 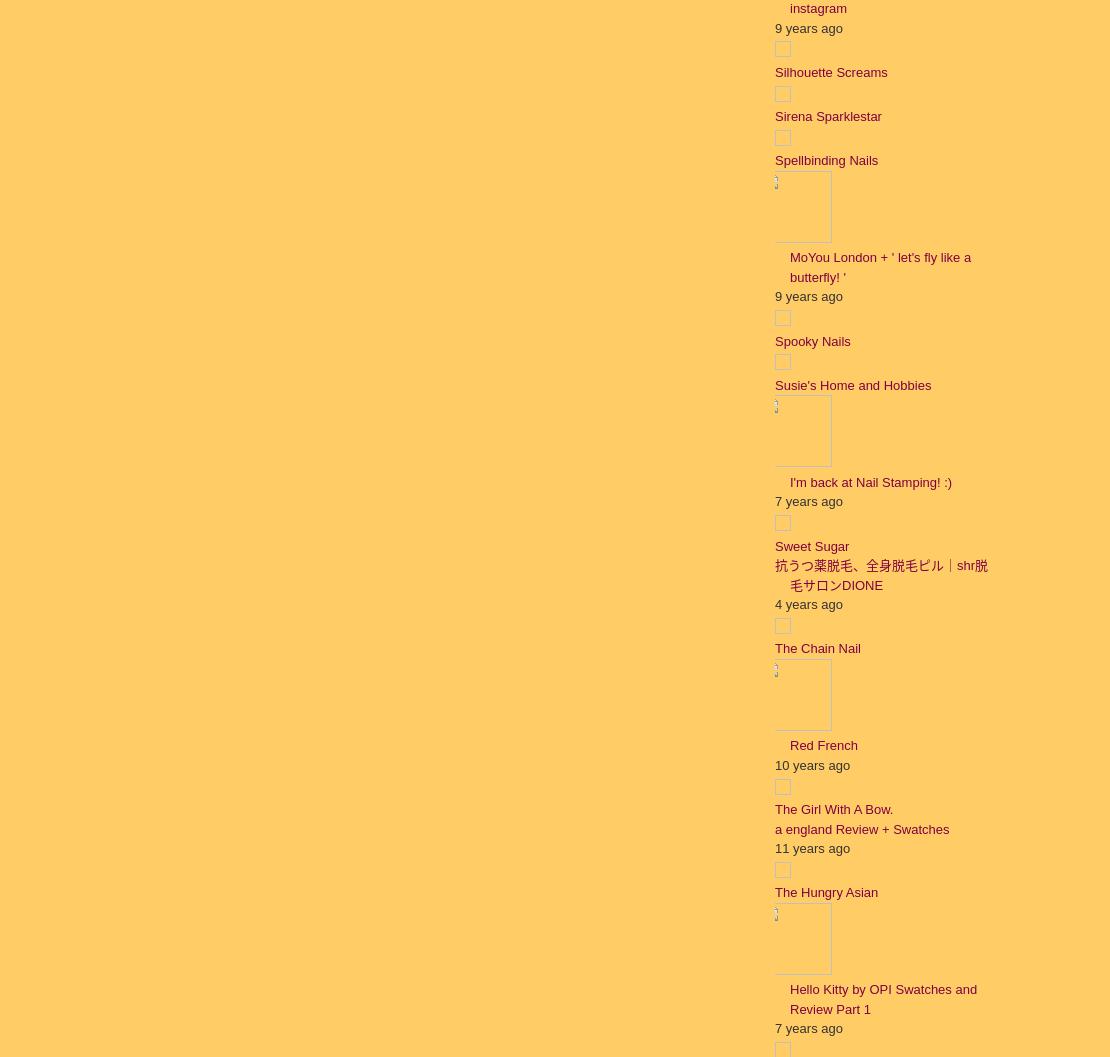 What do you see at coordinates (811, 544) in the screenshot?
I see `'Sweet Sugar'` at bounding box center [811, 544].